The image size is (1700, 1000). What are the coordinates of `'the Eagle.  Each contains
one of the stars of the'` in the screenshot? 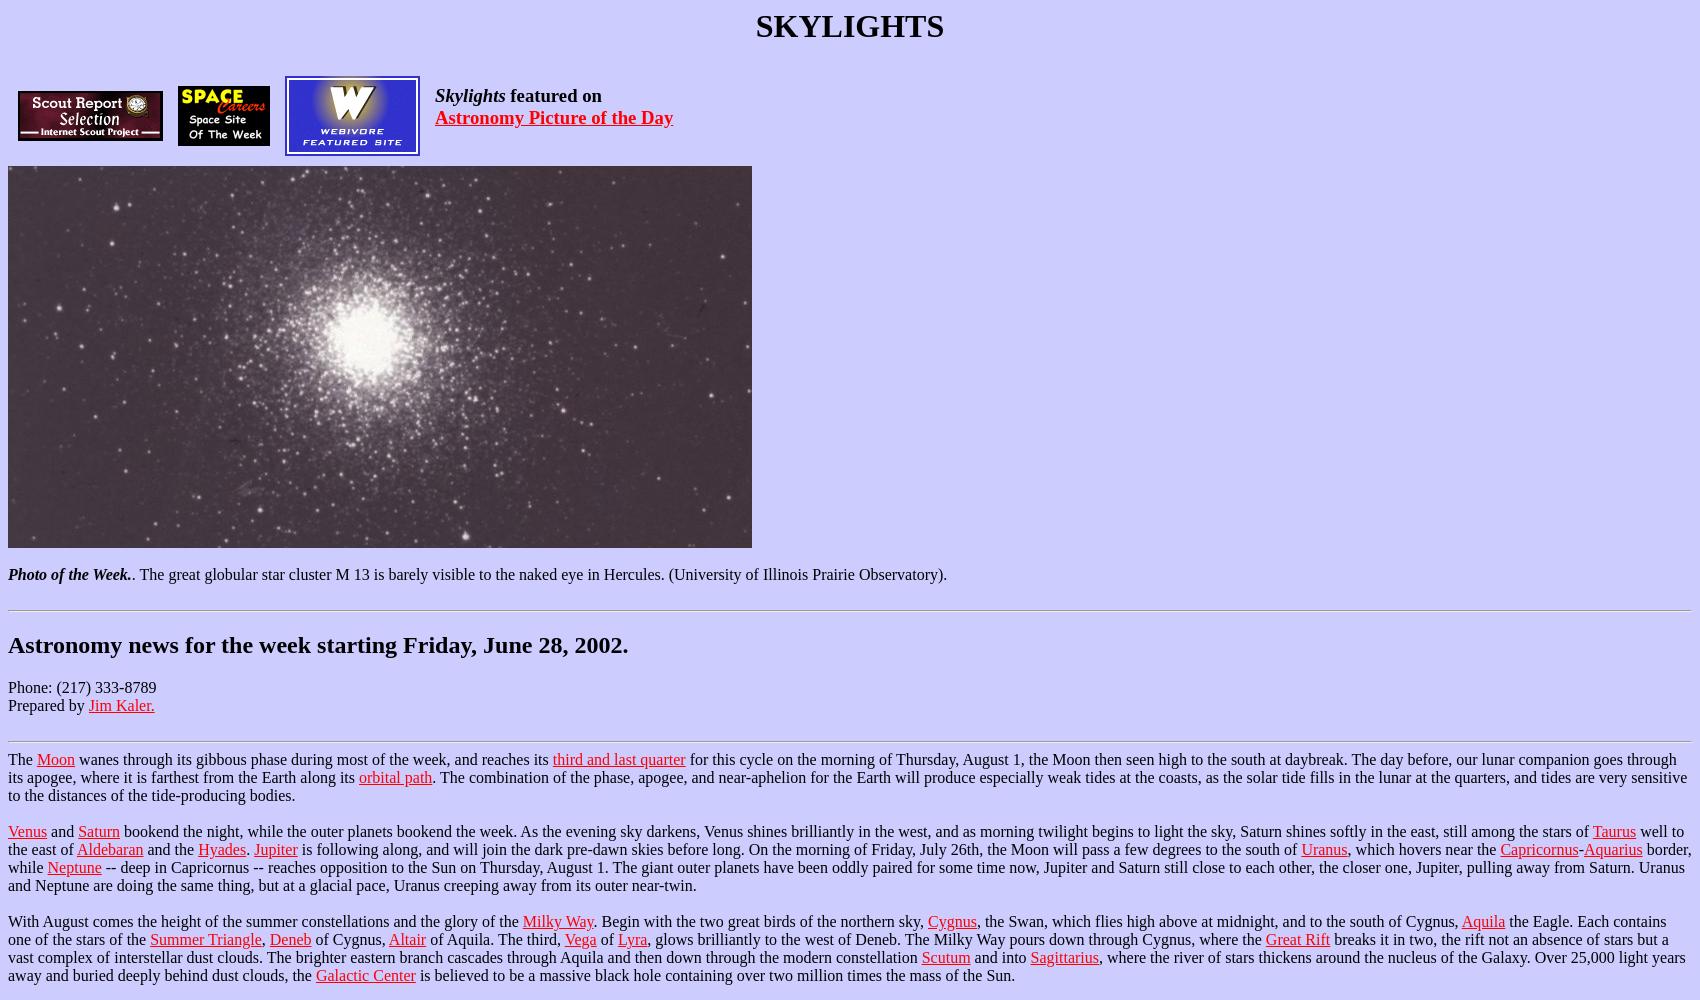 It's located at (7, 930).